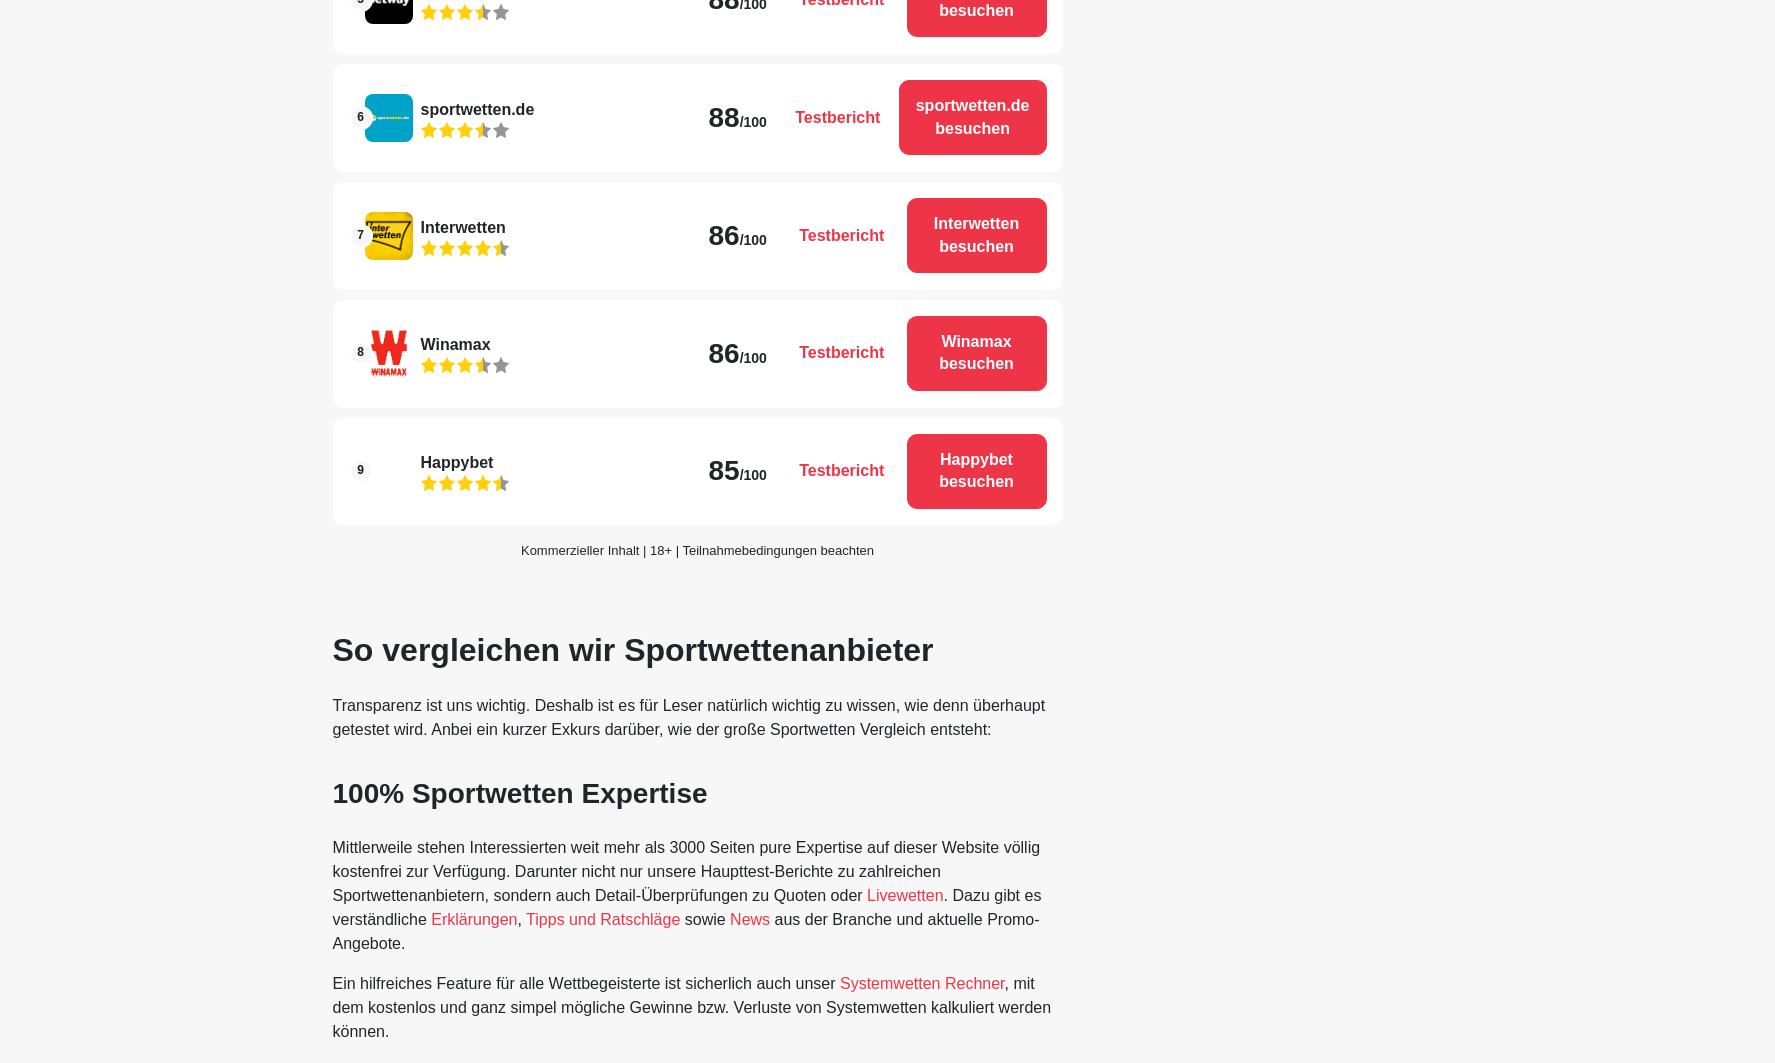 This screenshot has height=1063, width=1775. I want to click on 'Erklärungen', so click(430, 918).